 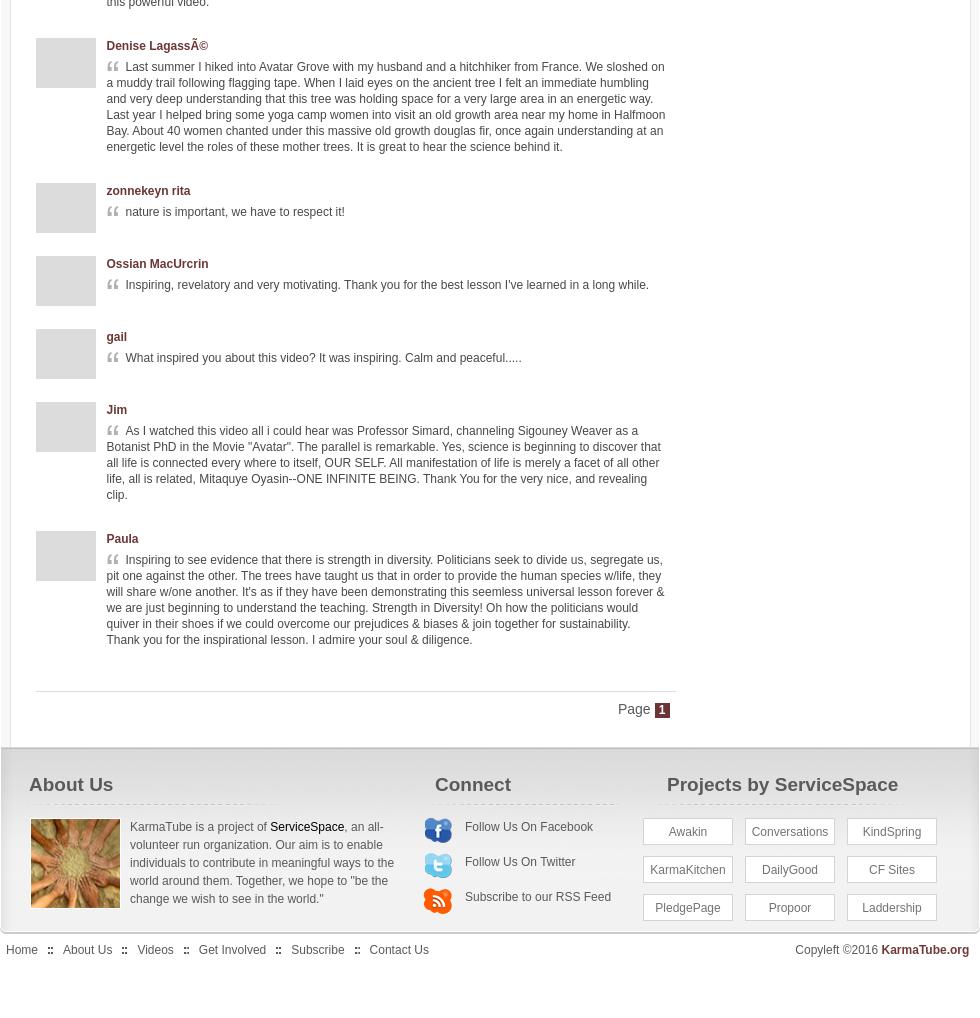 What do you see at coordinates (382, 462) in the screenshot?
I see `'As I watched this video all i could hear was Professor Simard, channeling Sigouney Weaver as a Botanist PhD in the Movie "Avatar". The parallel is remarkable. Yes, science is beginning to discover that all life is connected every where to itself, OUR SELF. All manifestation of life is merely a facet of all other life, all is related, Mitaquye Oyasin--ONE INFINITE BEING. Thank You for the very nice, and revealing clip.'` at bounding box center [382, 462].